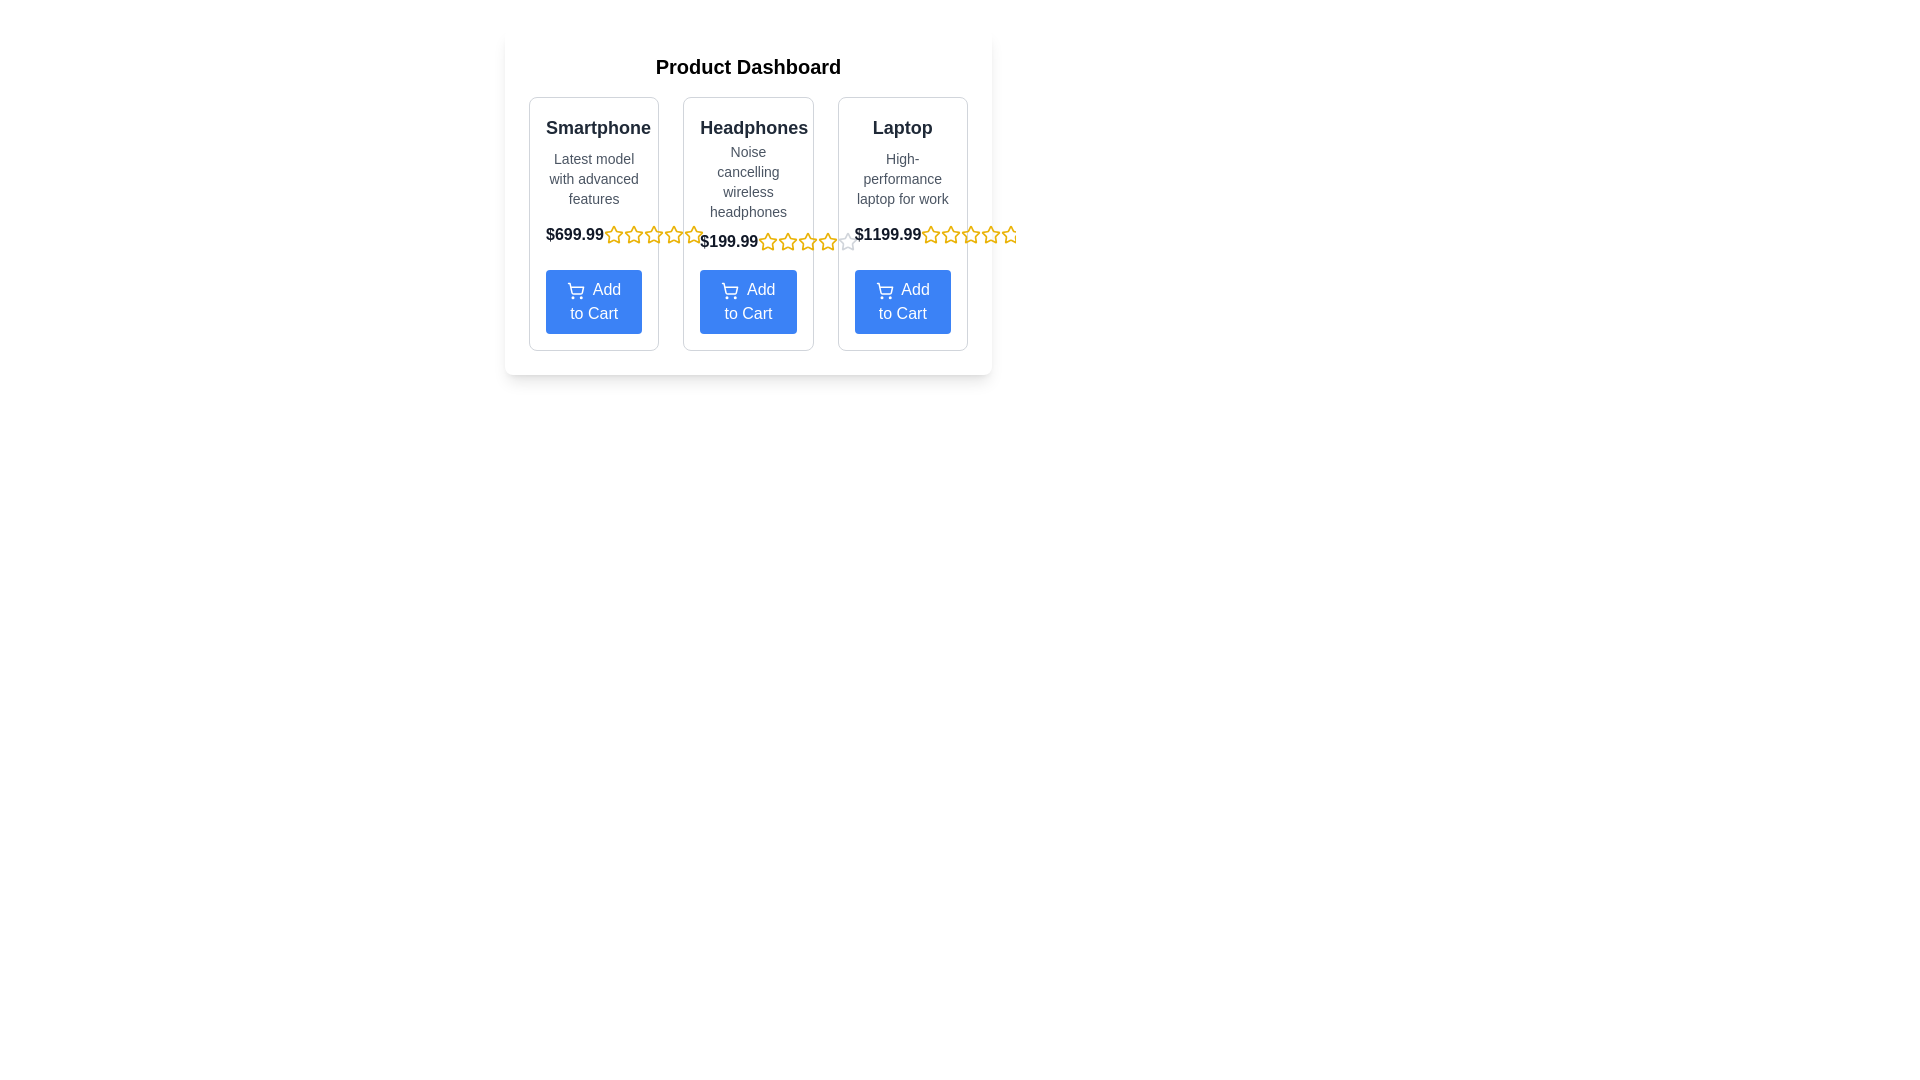 This screenshot has width=1920, height=1080. Describe the element at coordinates (786, 239) in the screenshot. I see `the sixth yellow star icon outlined in black to rate the product 'Headphones'` at that location.